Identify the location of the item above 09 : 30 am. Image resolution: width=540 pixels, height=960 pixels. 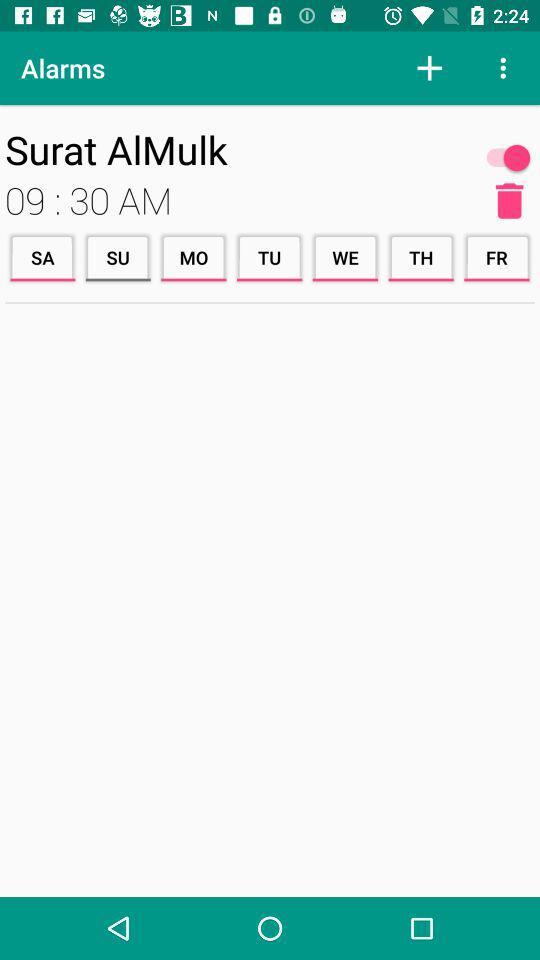
(238, 148).